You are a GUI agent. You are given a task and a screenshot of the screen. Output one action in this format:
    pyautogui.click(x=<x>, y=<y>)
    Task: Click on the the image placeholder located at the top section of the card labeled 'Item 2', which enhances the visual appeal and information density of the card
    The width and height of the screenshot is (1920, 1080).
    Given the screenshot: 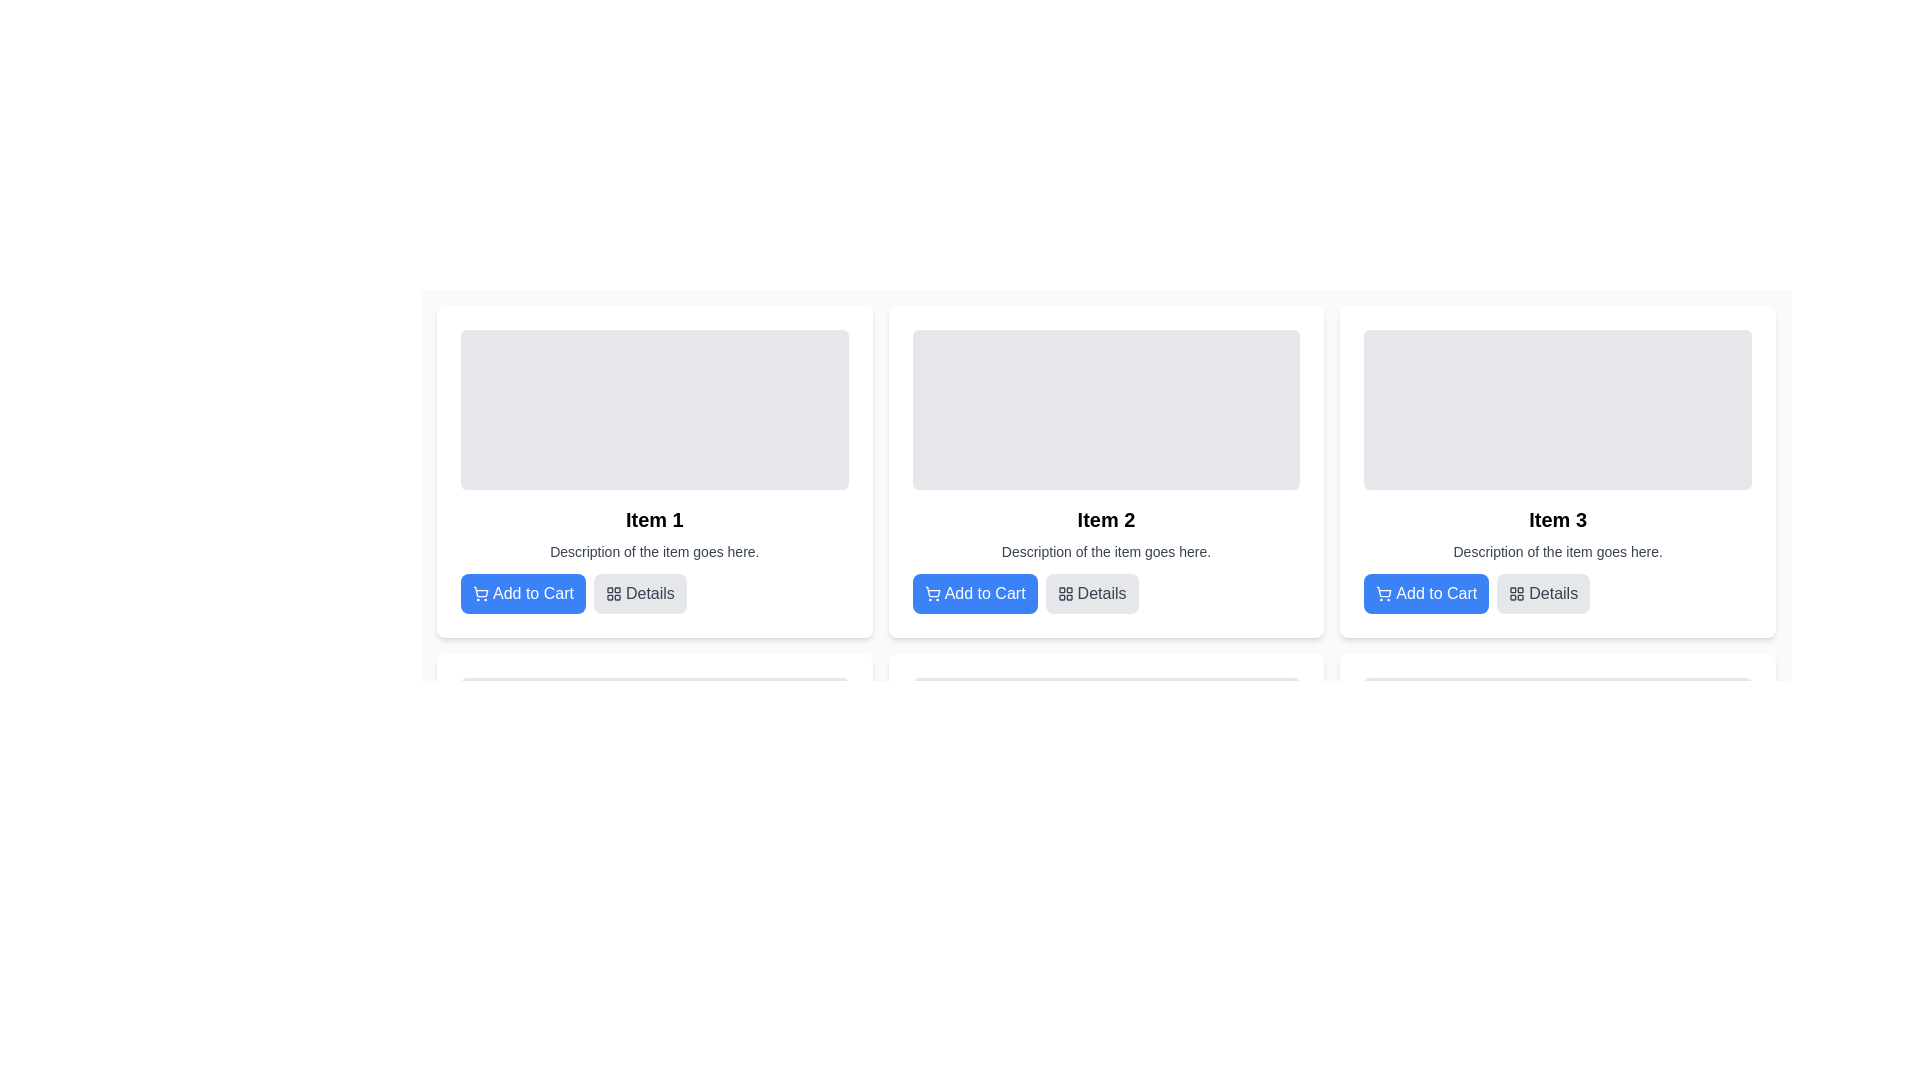 What is the action you would take?
    pyautogui.click(x=1105, y=408)
    